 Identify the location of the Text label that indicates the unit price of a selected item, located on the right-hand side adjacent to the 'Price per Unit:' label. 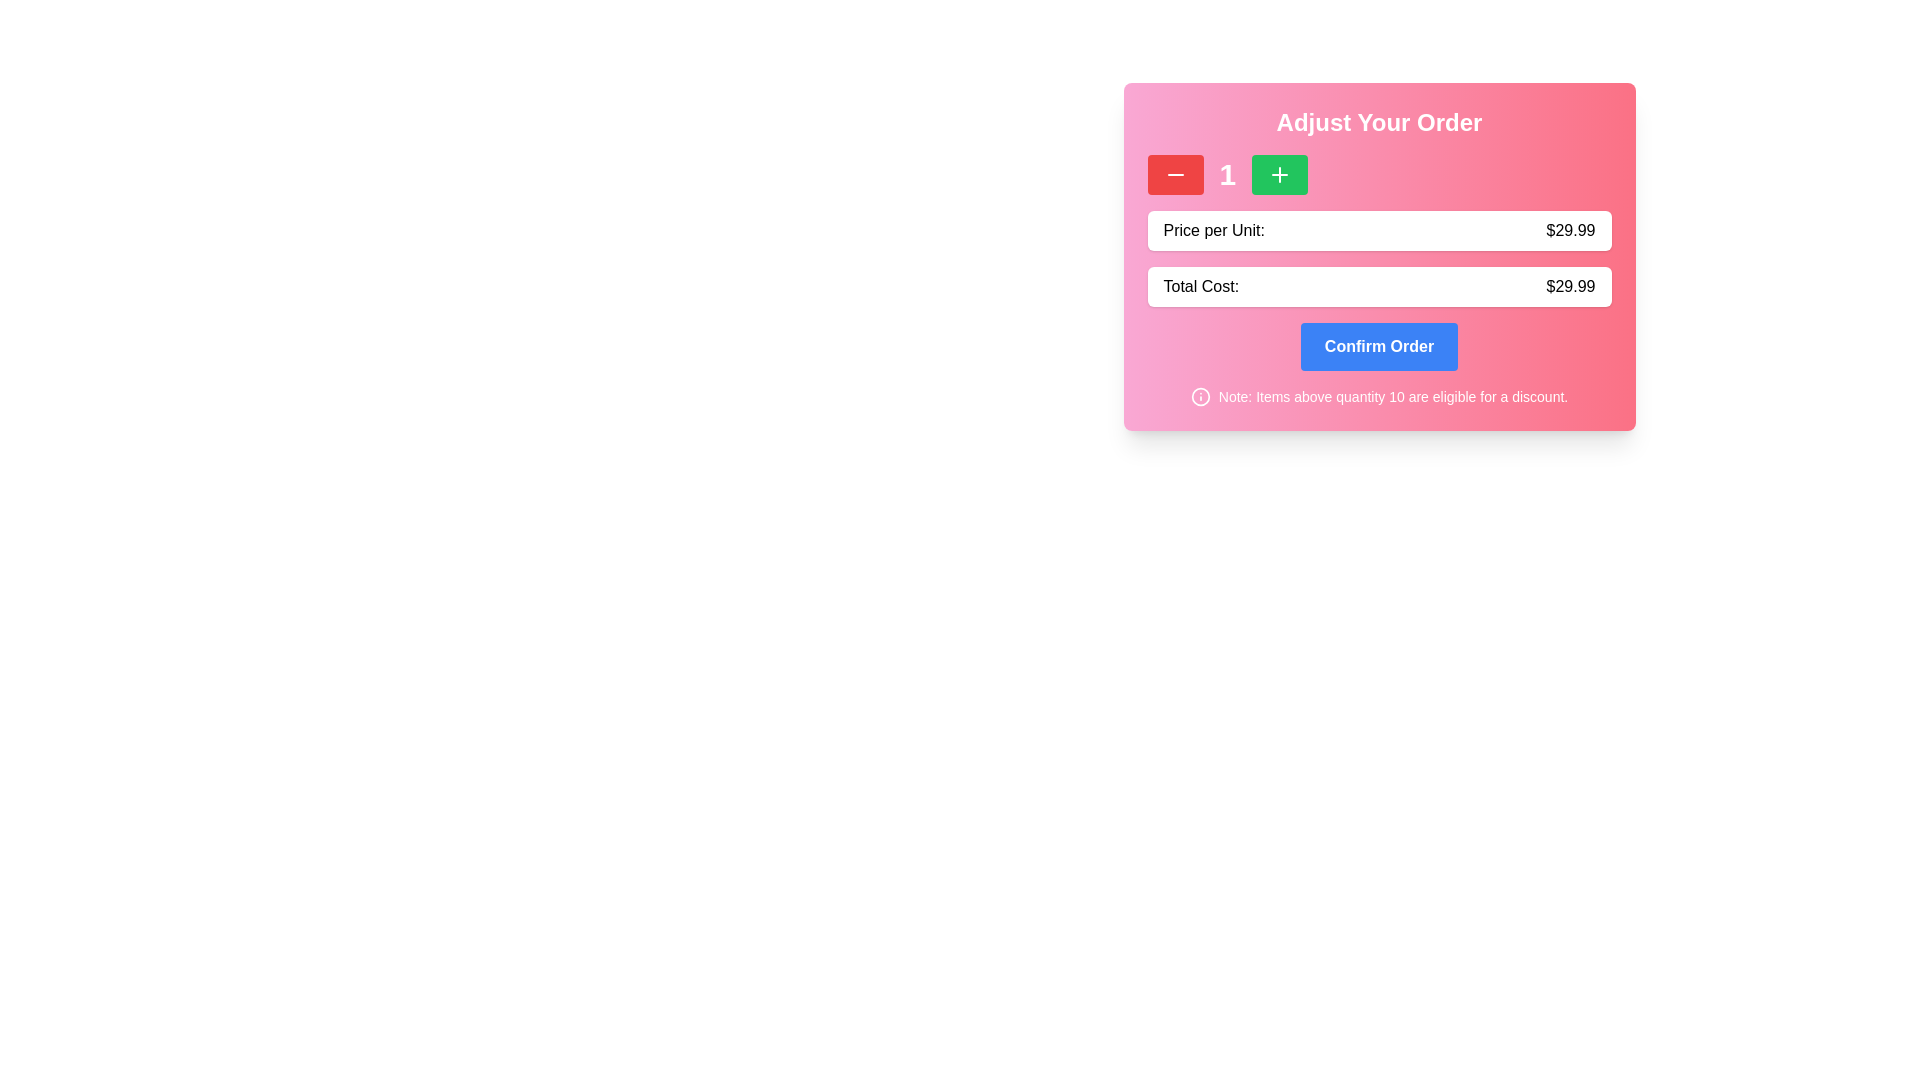
(1569, 230).